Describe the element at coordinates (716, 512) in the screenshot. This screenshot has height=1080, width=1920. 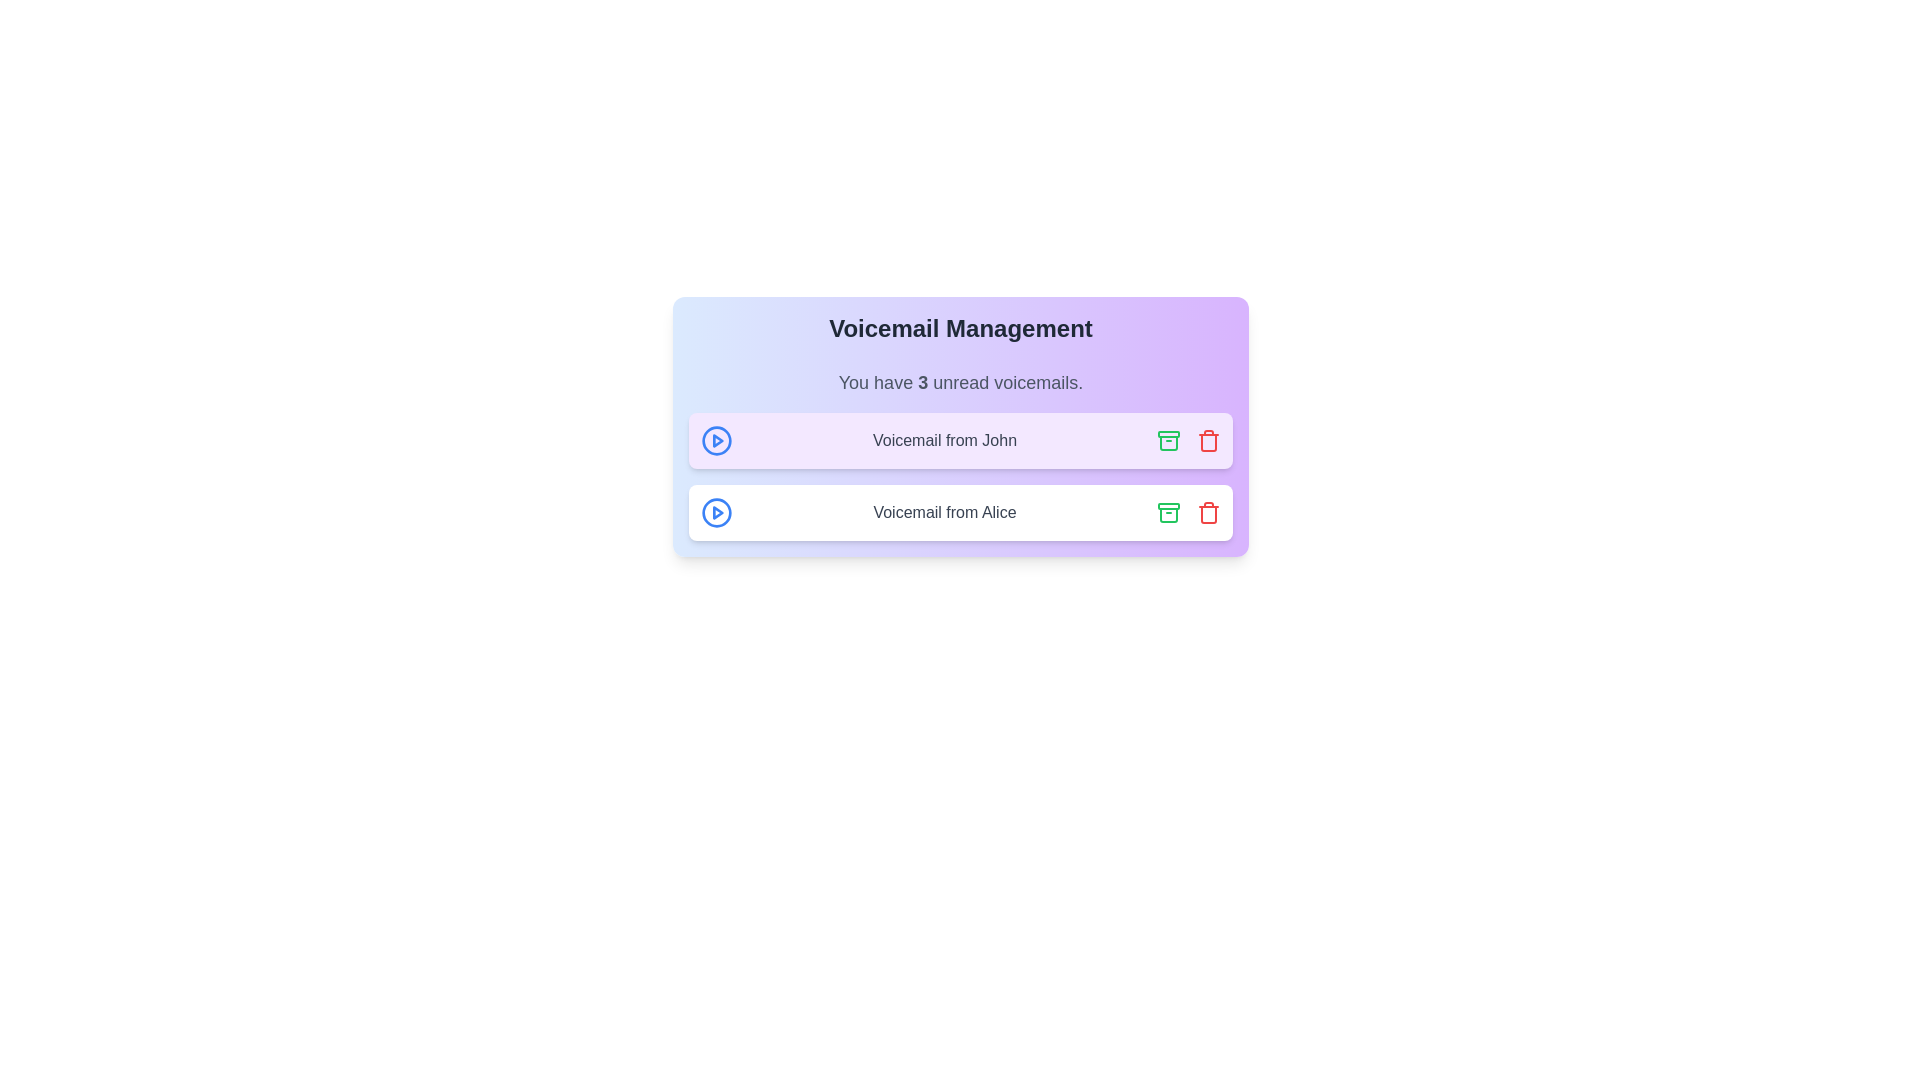
I see `the circular play button icon with a blue outline and inner triangular play symbol, located next to the voicemail entry labeled 'Voicemail from Alice'` at that location.